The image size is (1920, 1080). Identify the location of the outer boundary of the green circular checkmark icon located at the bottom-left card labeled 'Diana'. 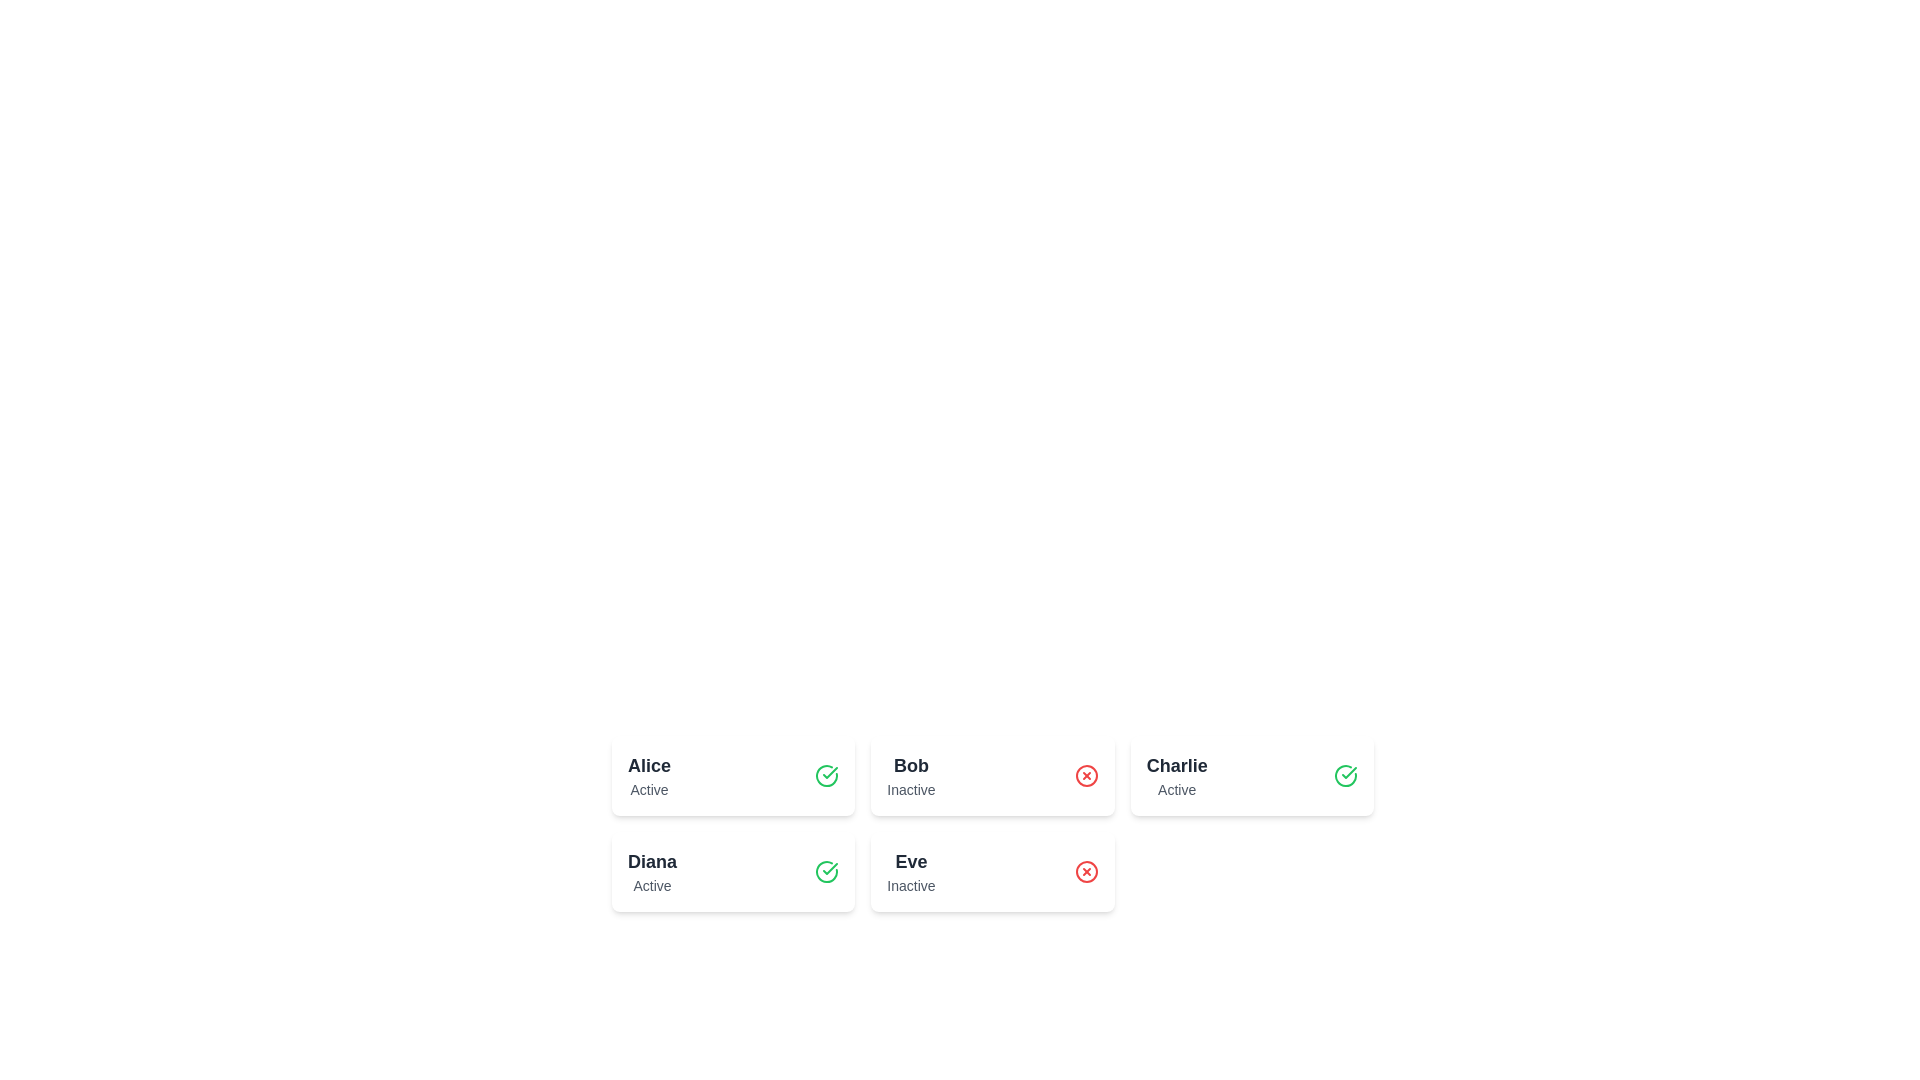
(827, 774).